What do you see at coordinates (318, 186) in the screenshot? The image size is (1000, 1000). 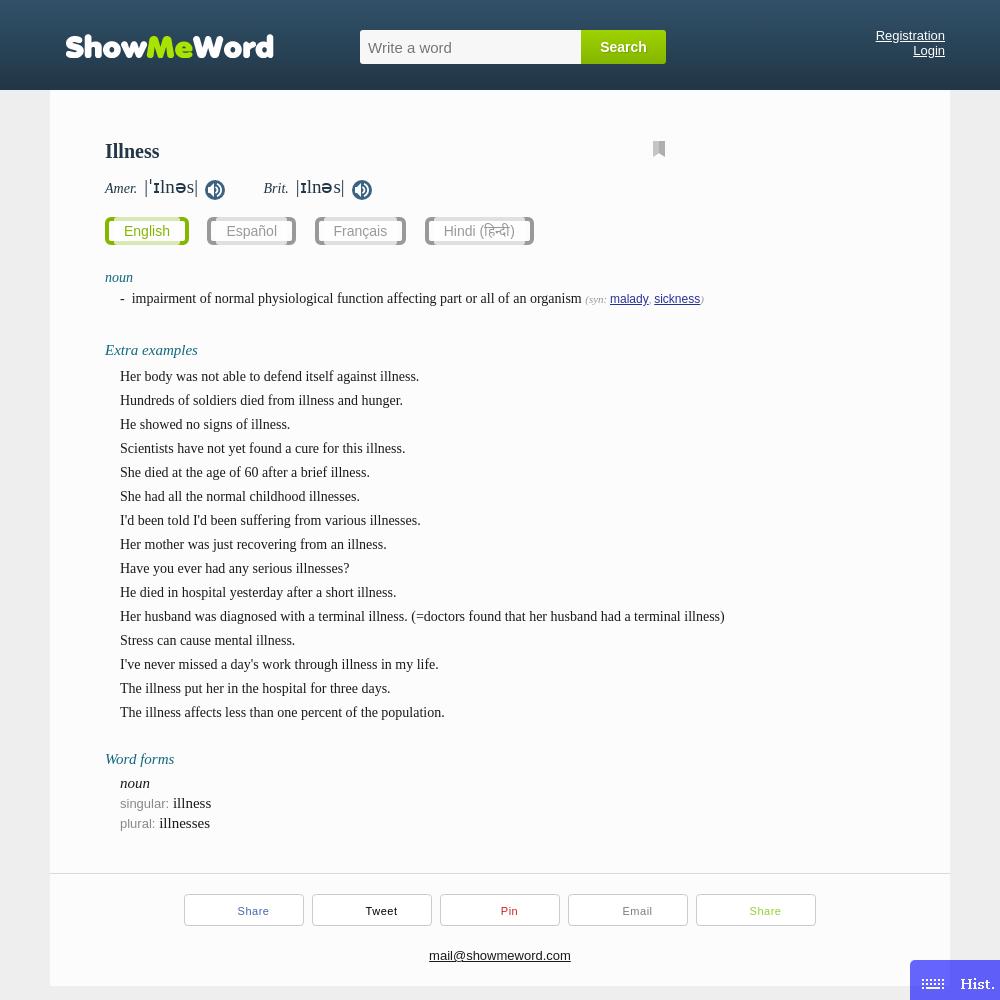 I see `'|ɪlnəs|'` at bounding box center [318, 186].